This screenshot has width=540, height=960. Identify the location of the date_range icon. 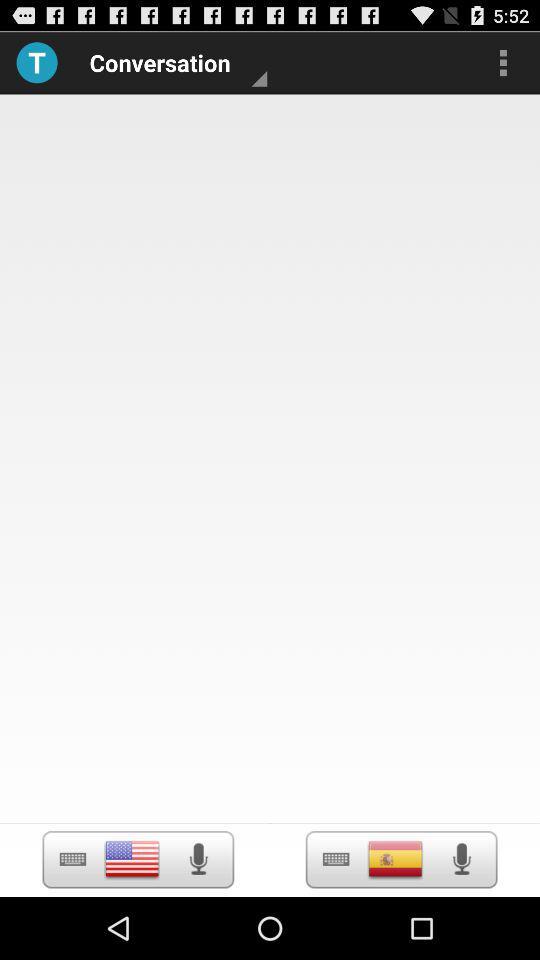
(71, 920).